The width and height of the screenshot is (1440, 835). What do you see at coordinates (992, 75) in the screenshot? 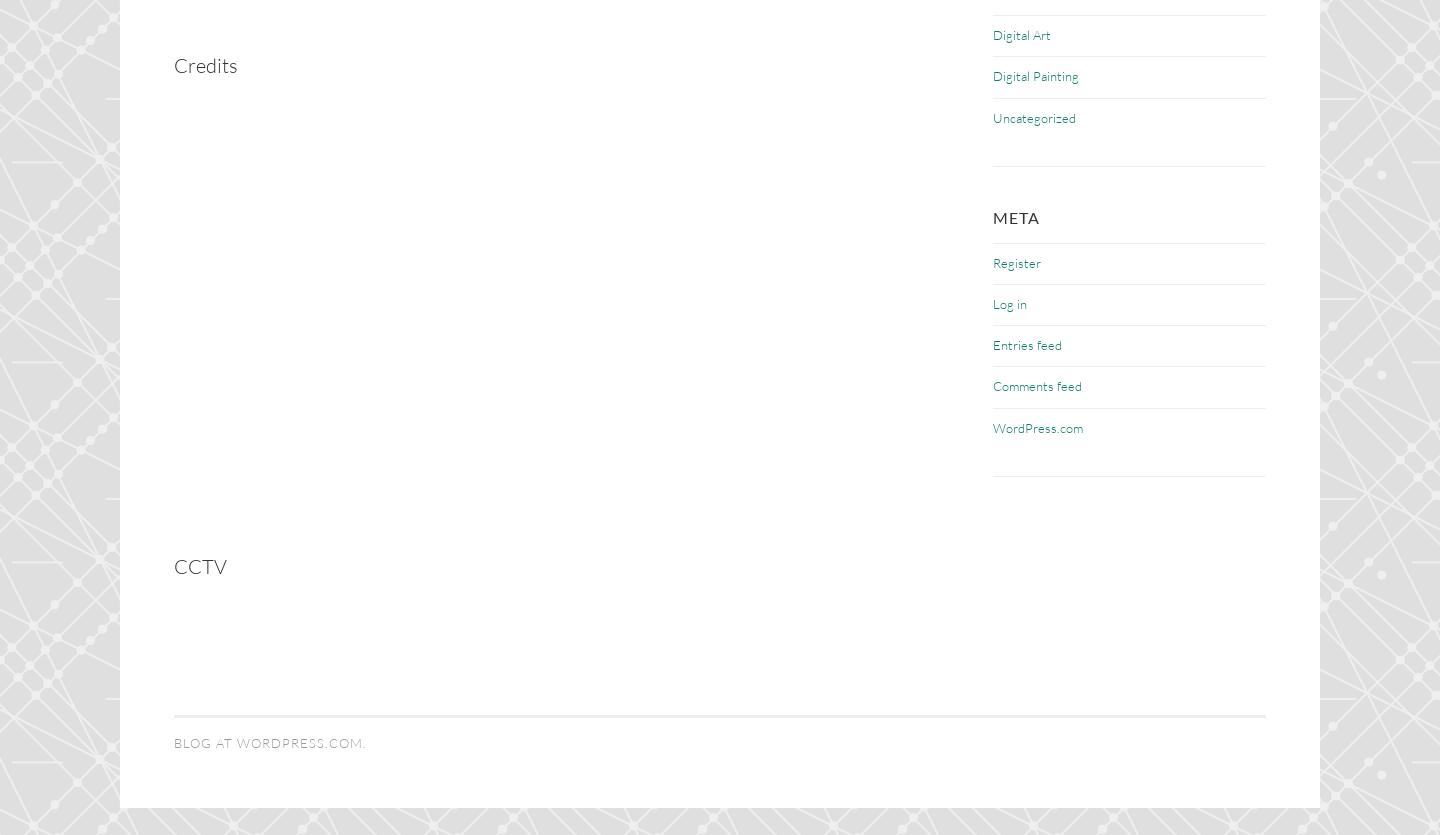
I see `'Digital Painting'` at bounding box center [992, 75].